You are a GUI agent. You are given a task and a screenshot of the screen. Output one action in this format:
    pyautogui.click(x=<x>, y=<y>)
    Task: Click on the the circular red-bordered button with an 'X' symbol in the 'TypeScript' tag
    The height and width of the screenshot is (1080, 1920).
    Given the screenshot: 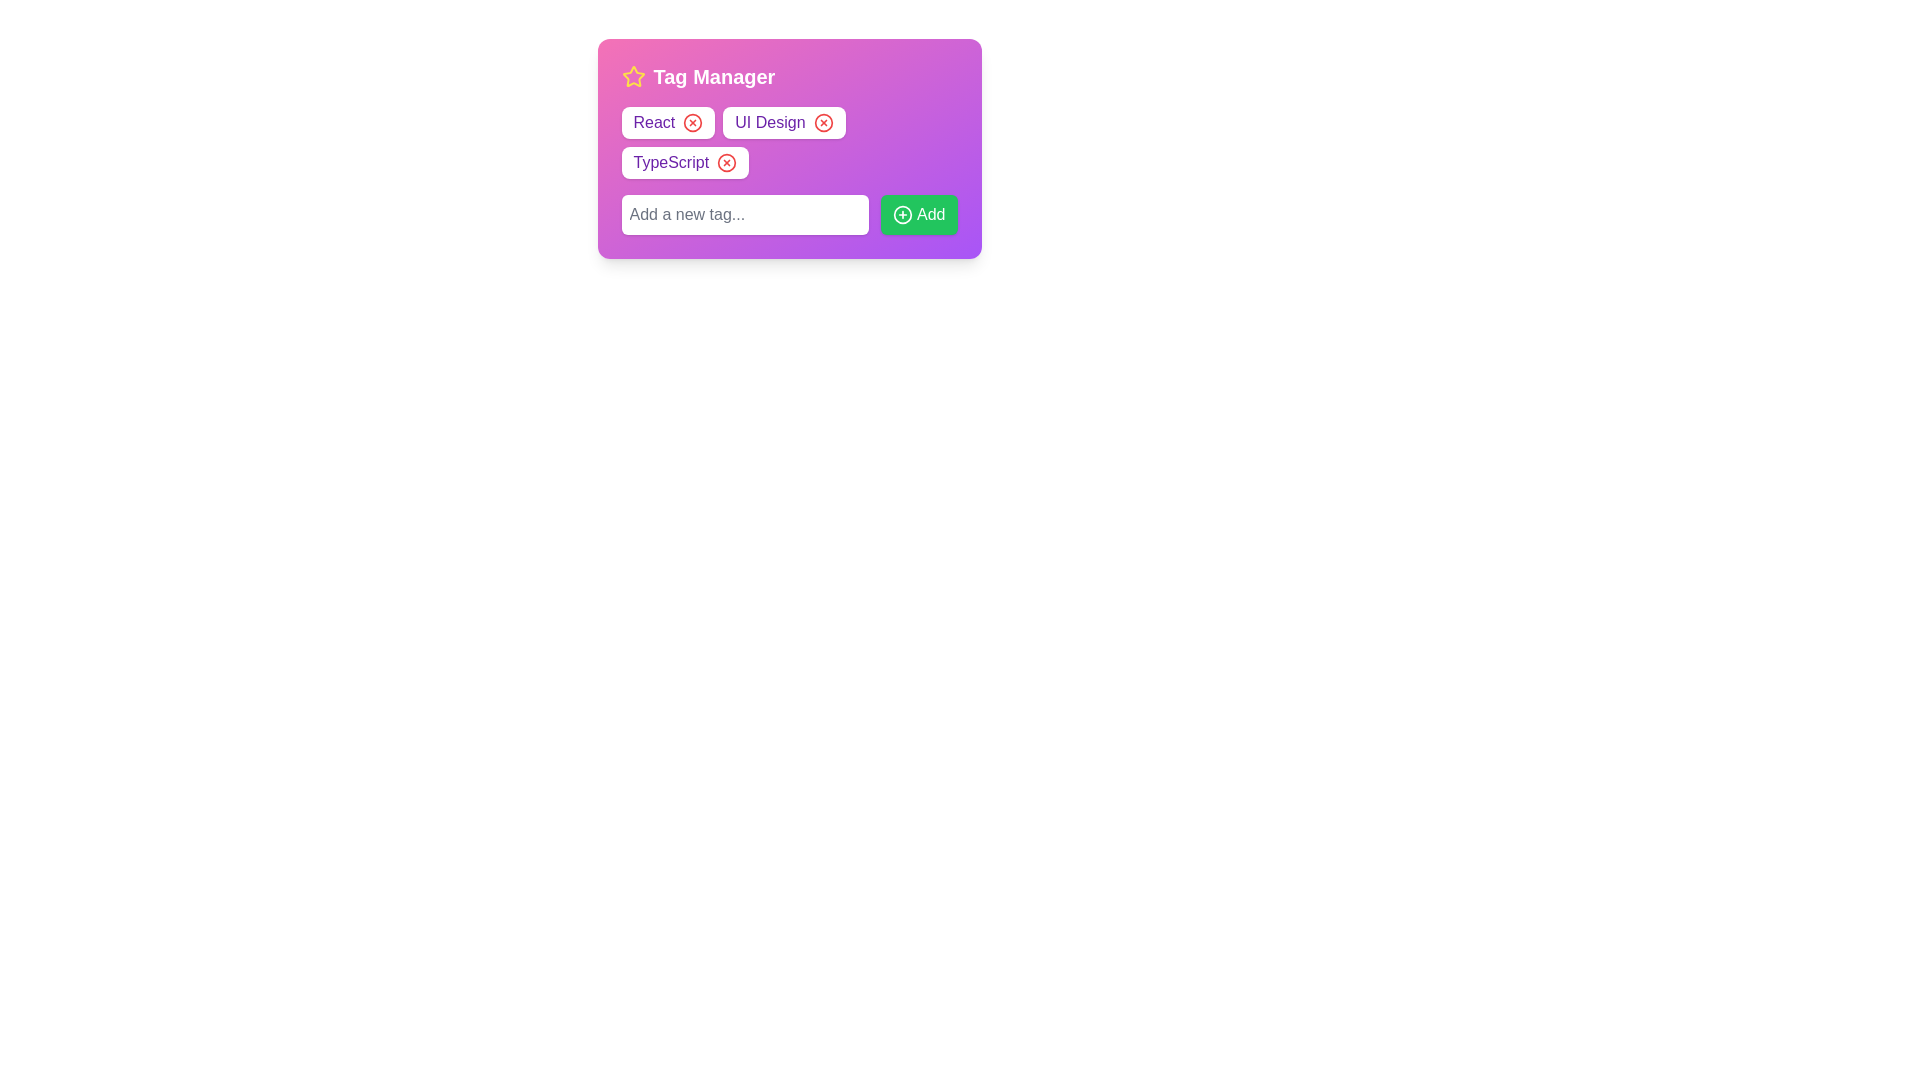 What is the action you would take?
    pyautogui.click(x=726, y=161)
    